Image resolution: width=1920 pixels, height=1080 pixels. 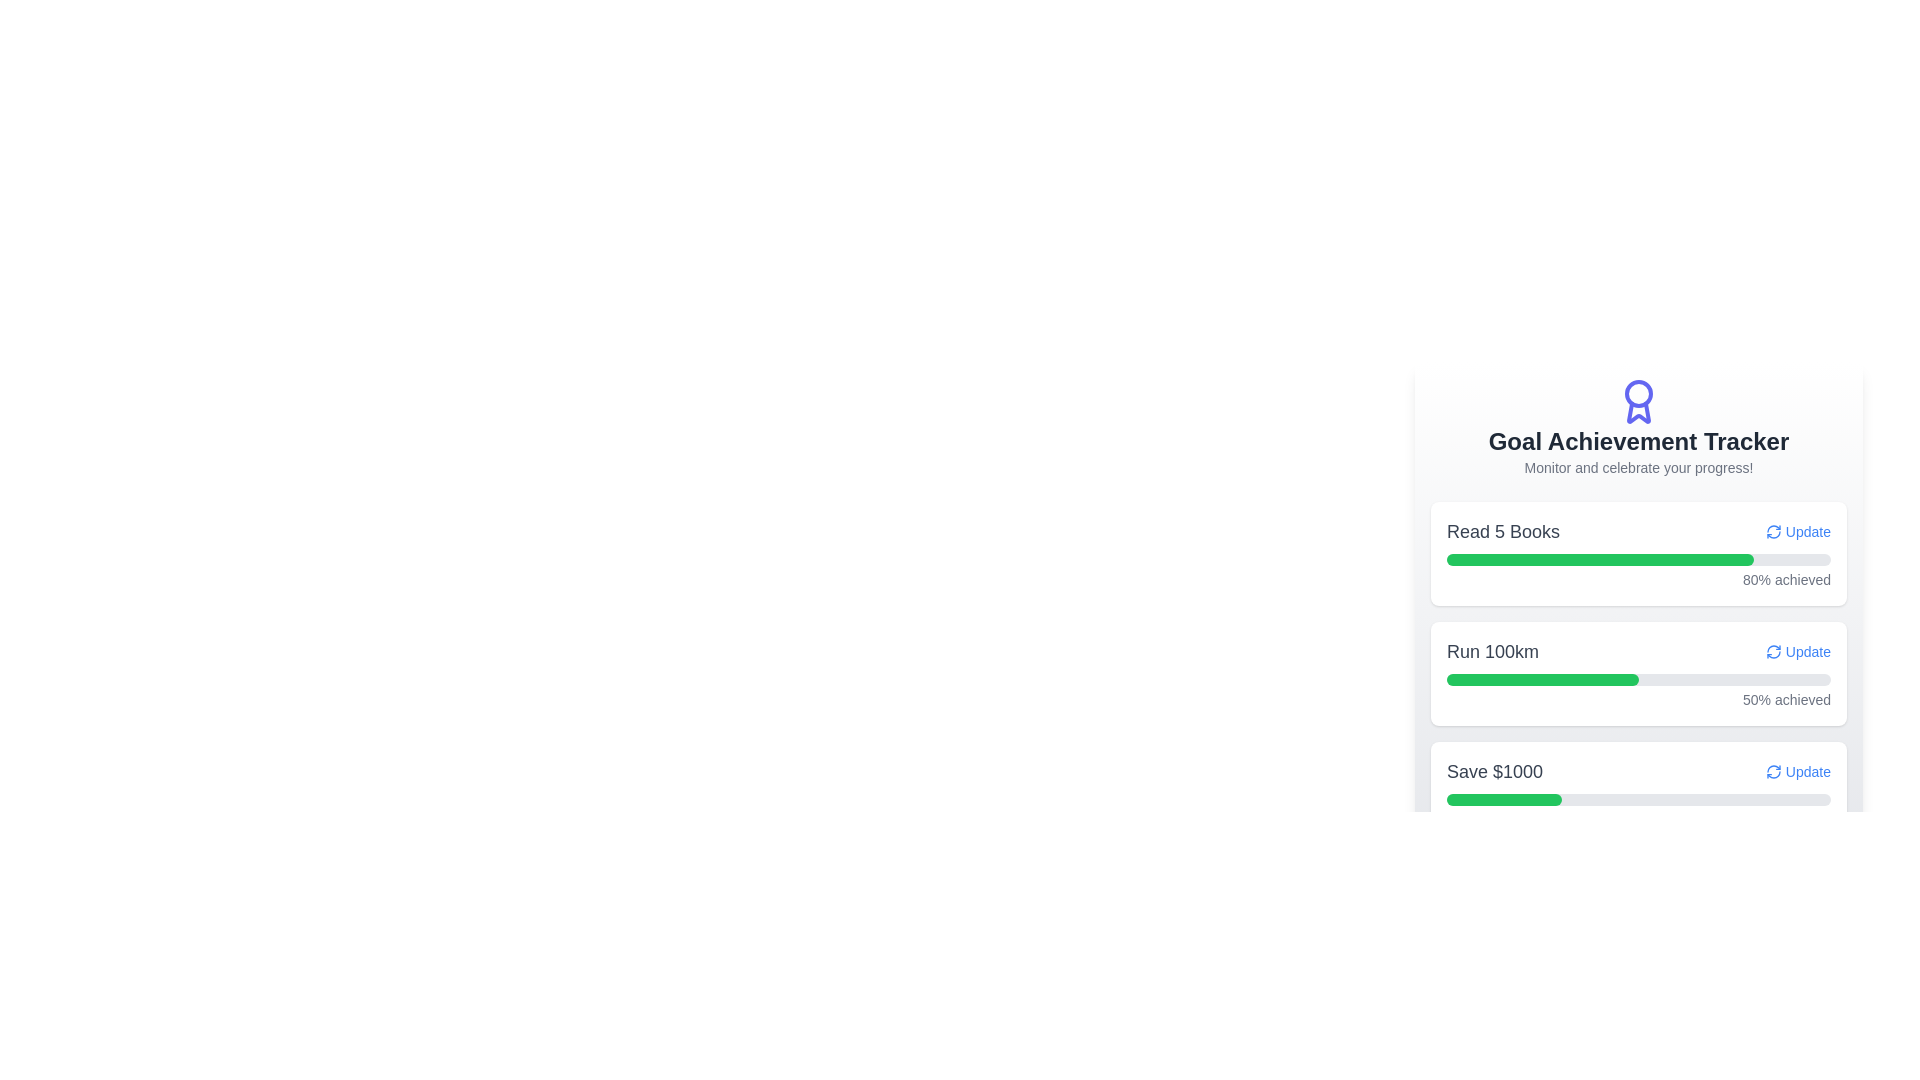 I want to click on the 'Update' button with a refresh arrow icon located to the right of the 'Read 5 Books' text, so click(x=1798, y=531).